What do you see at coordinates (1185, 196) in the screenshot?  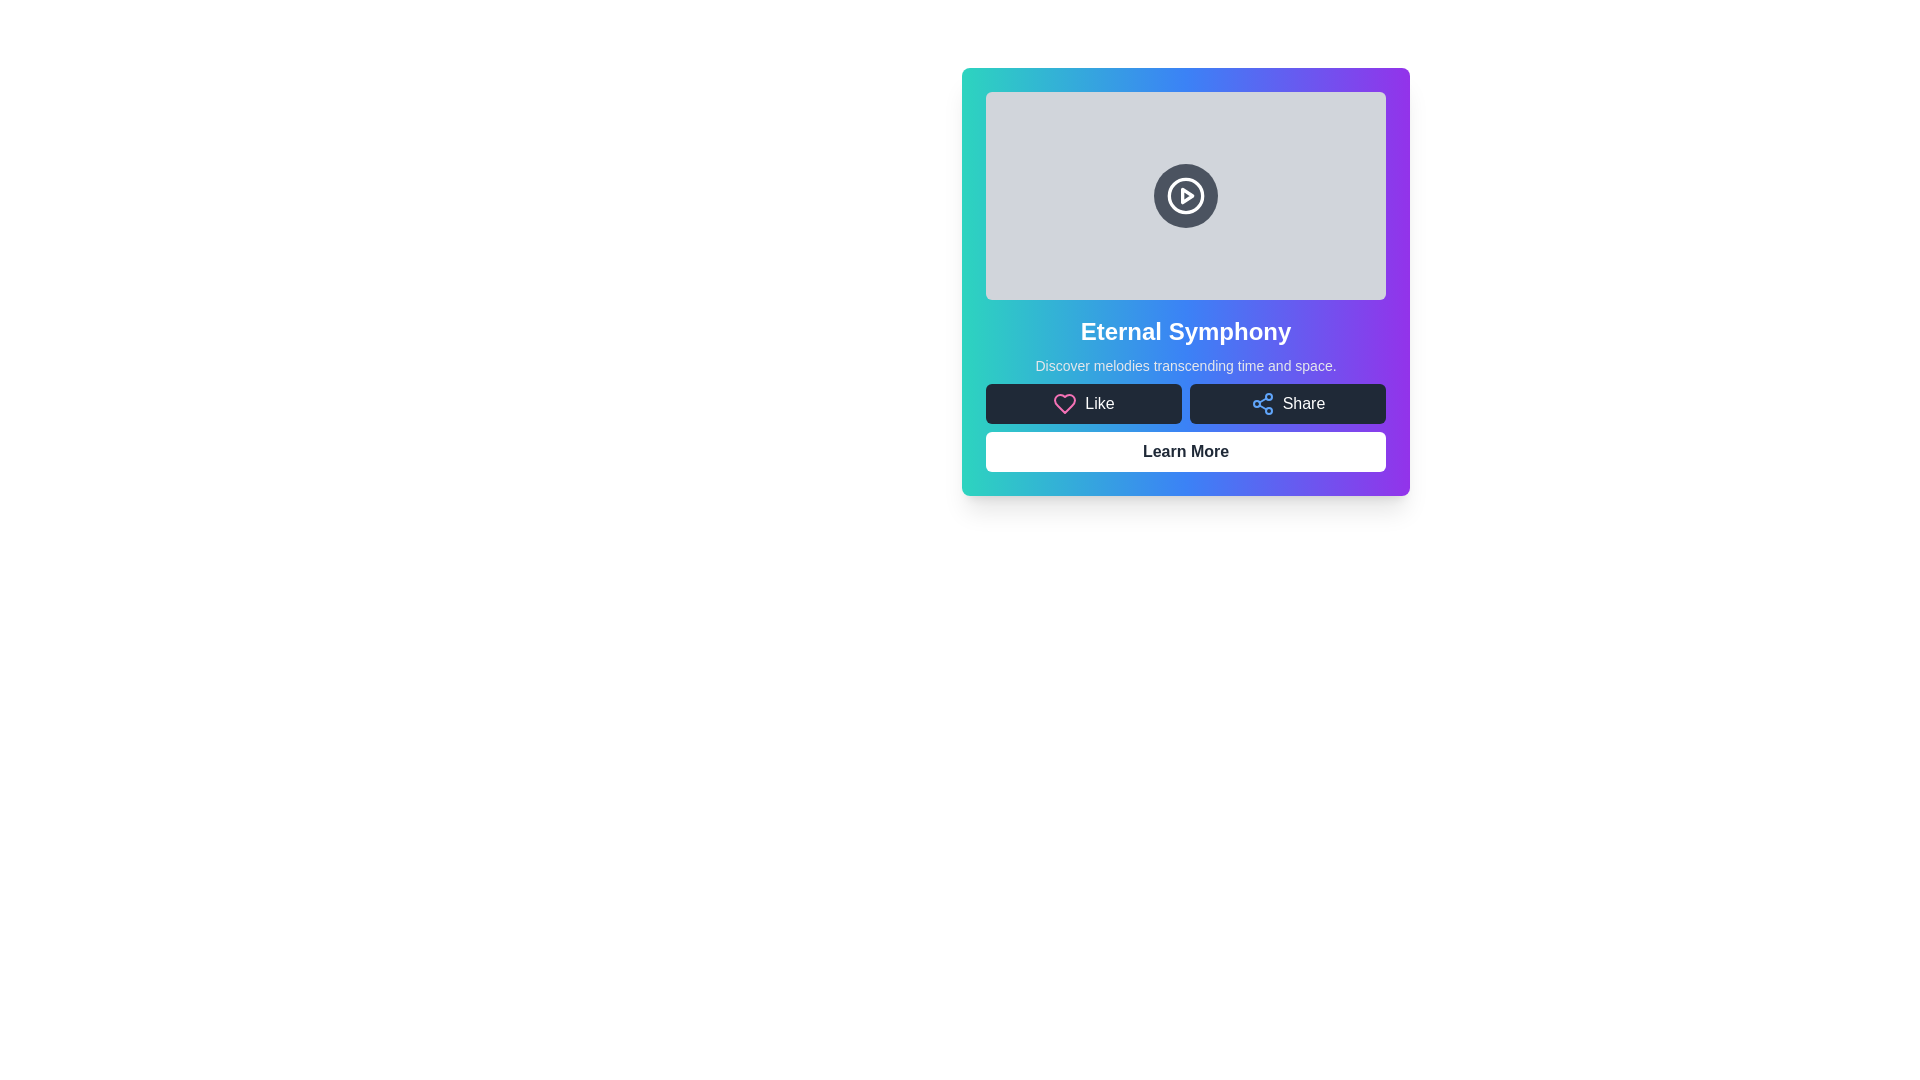 I see `the circular play button icon used to initiate playback of media content` at bounding box center [1185, 196].